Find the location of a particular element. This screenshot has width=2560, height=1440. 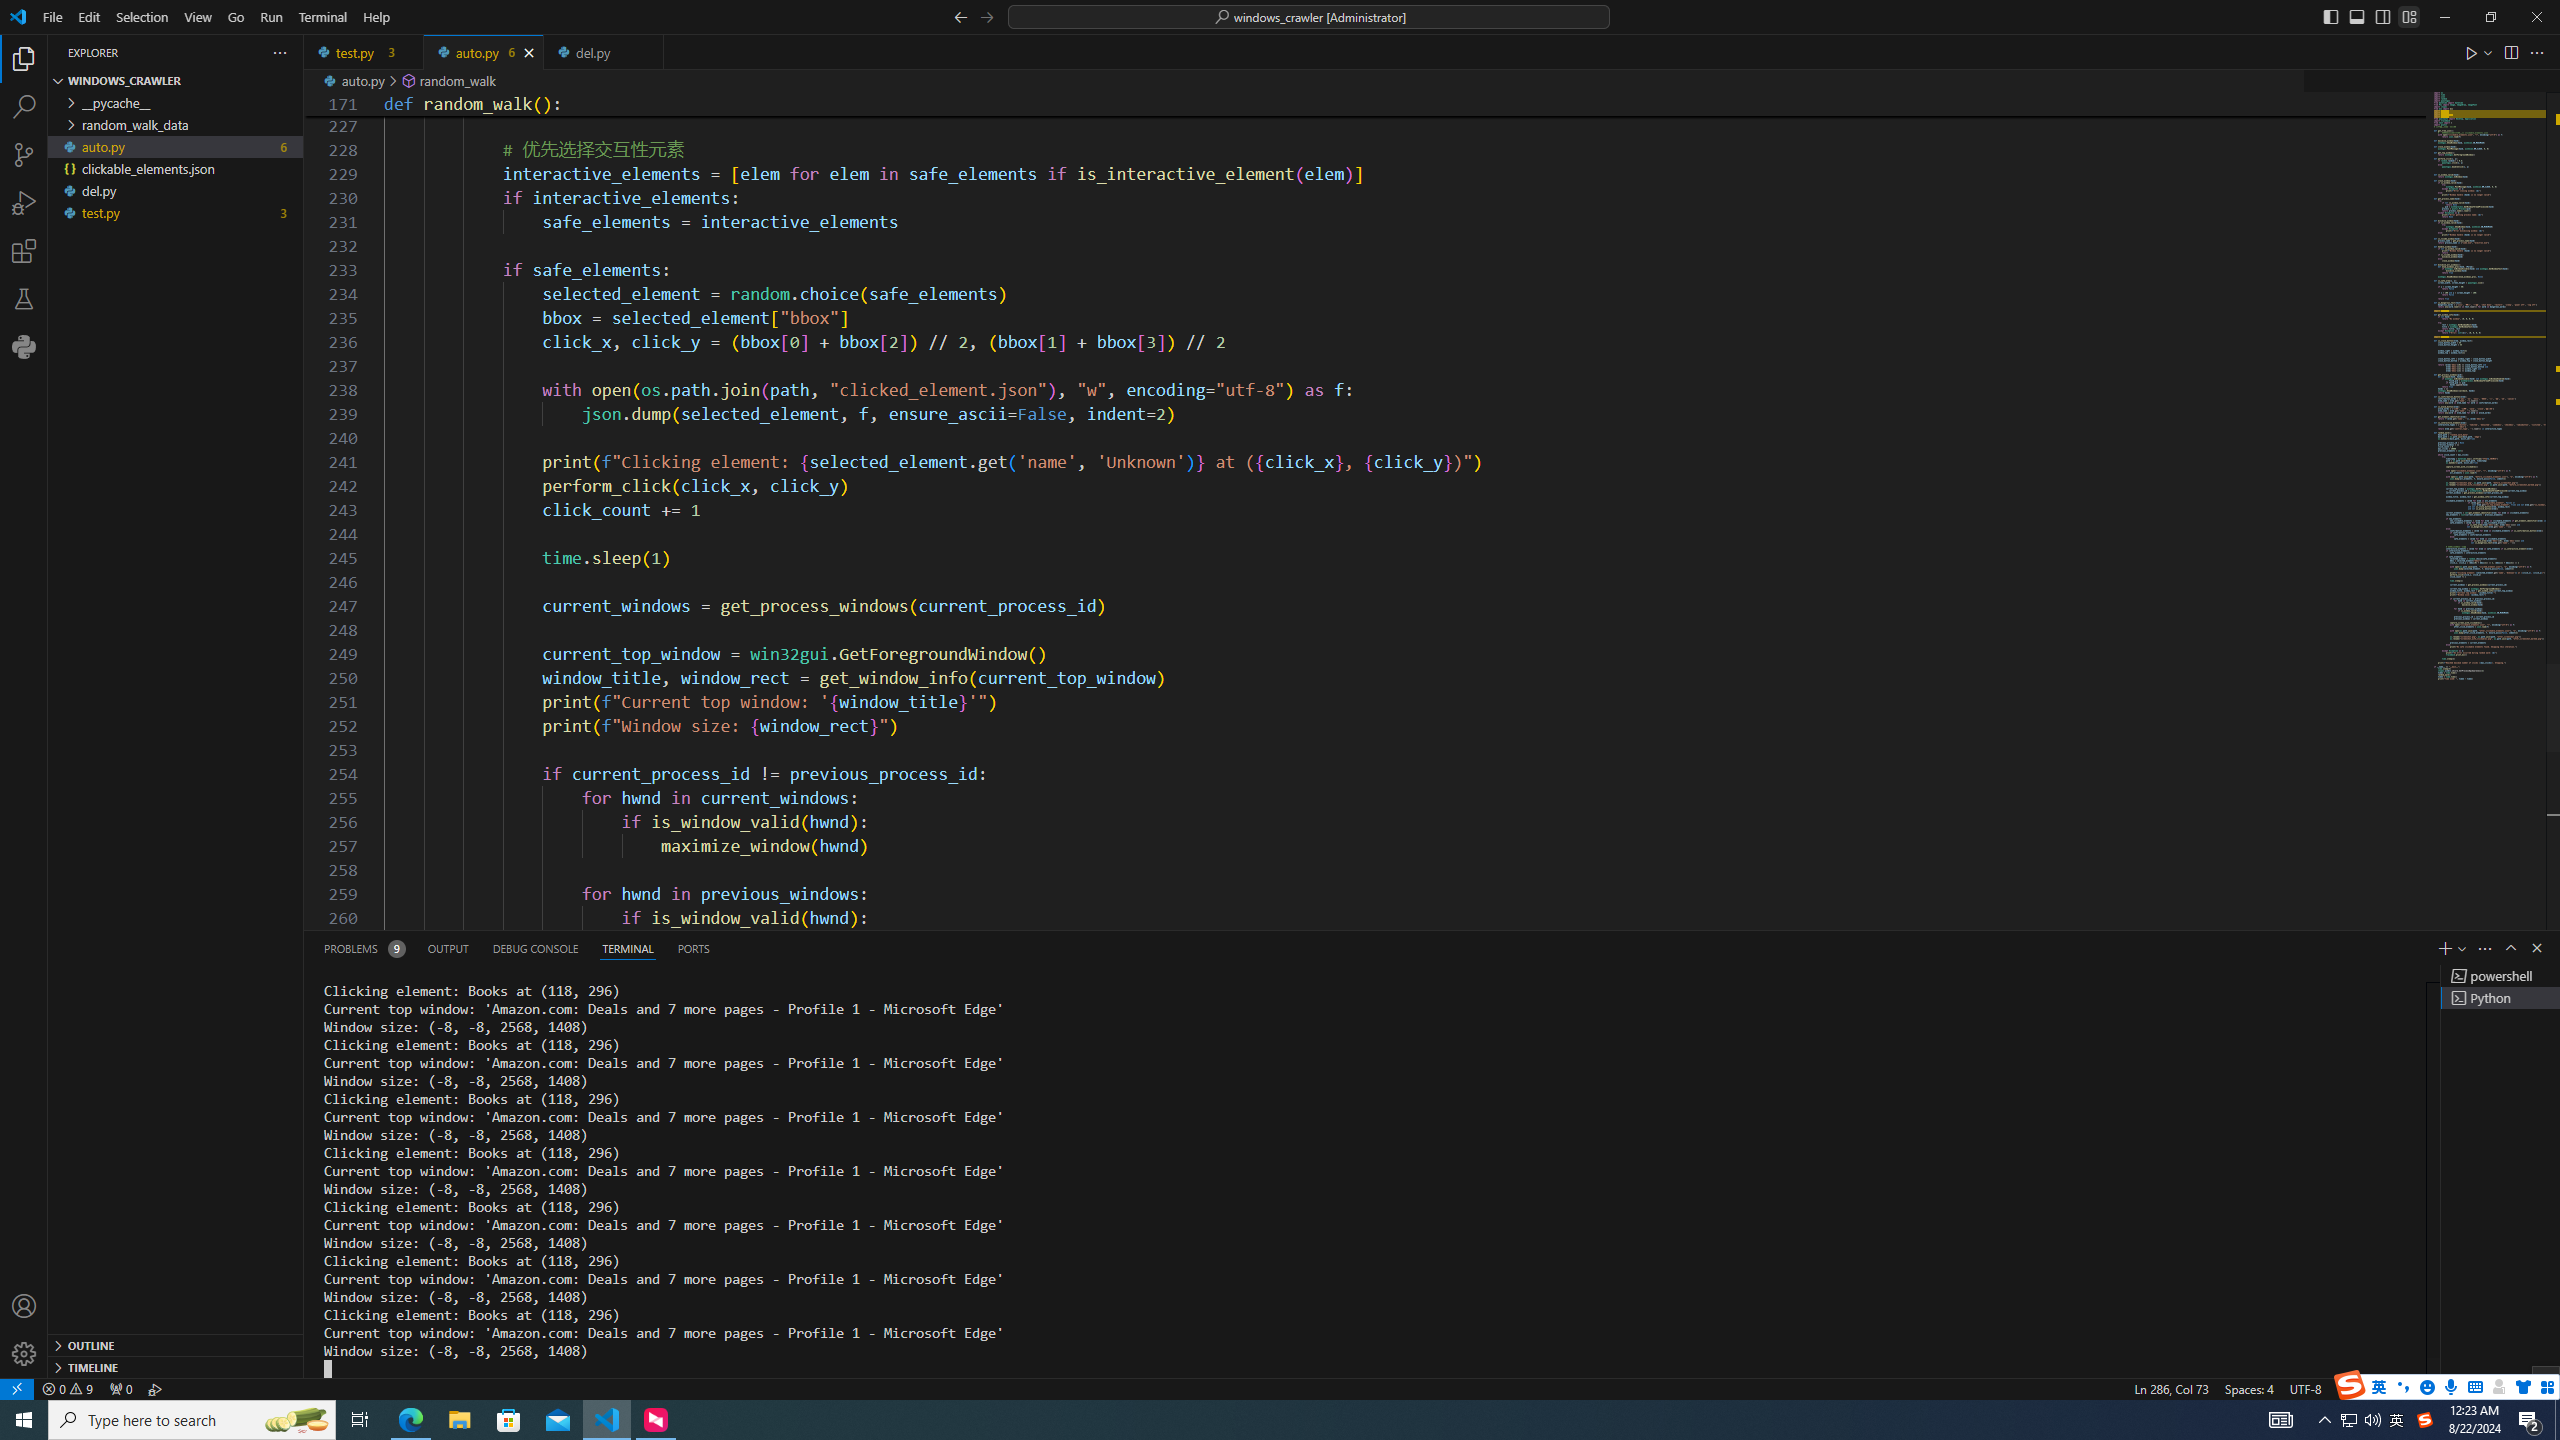

'Timeline Section' is located at coordinates (175, 1367).